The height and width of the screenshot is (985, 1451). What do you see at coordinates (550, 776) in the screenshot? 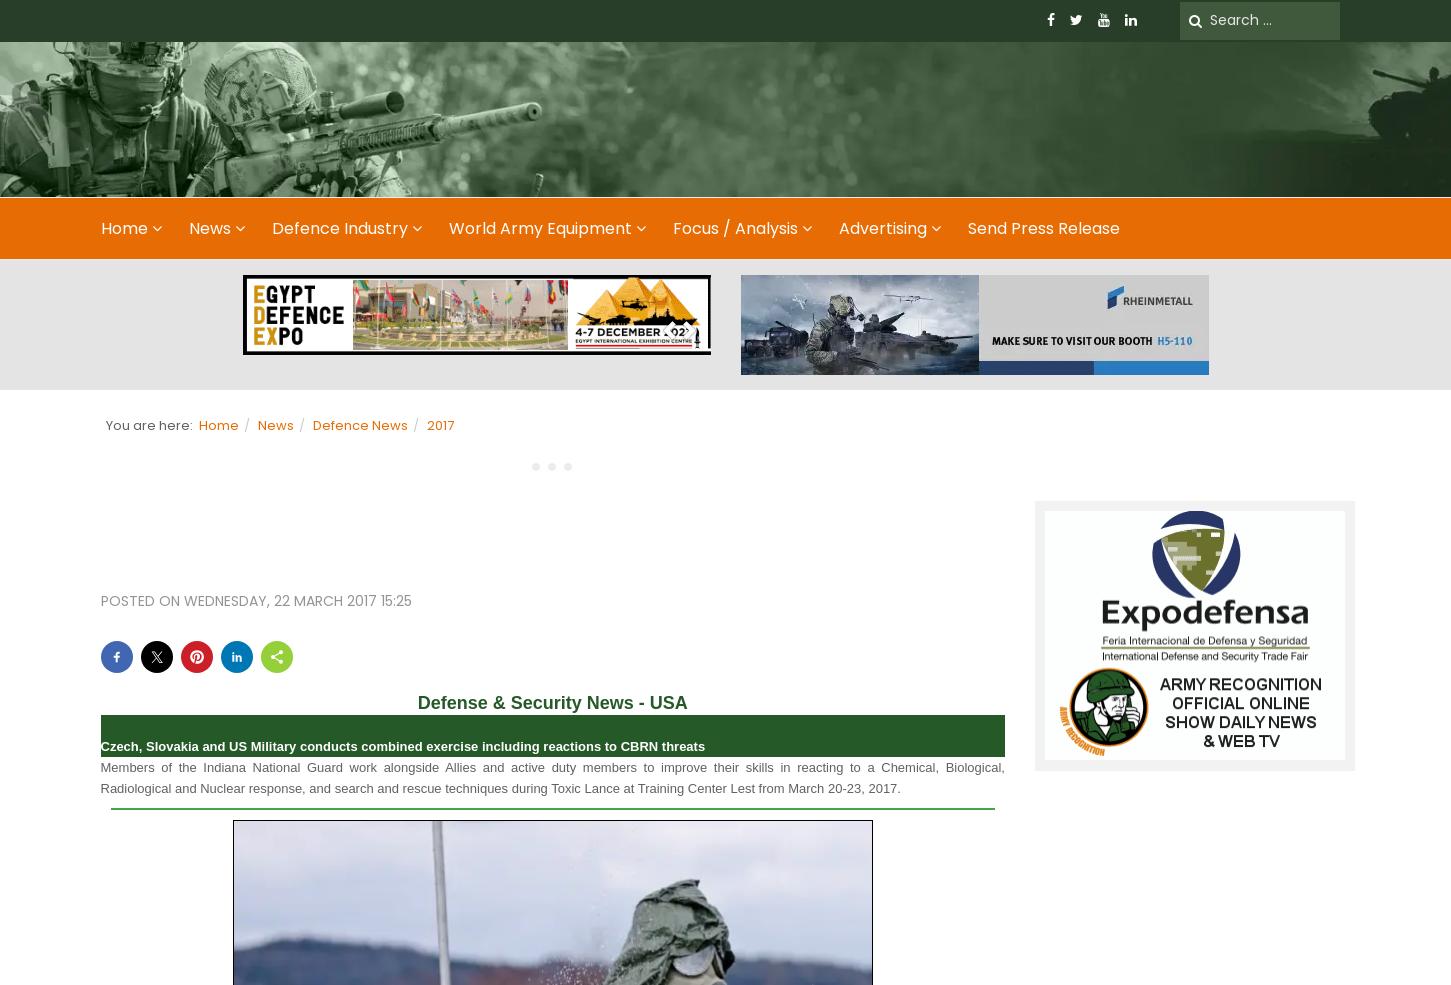
I see `'Members of the Indiana National Guard work alongside Allies and active duty members to improve their skills in reacting to a Chemical, Biological, Radiological and Nuclear response, and search and rescue techniques during Toxic Lance at Training Center Lest from March 20-23, 2017.'` at bounding box center [550, 776].